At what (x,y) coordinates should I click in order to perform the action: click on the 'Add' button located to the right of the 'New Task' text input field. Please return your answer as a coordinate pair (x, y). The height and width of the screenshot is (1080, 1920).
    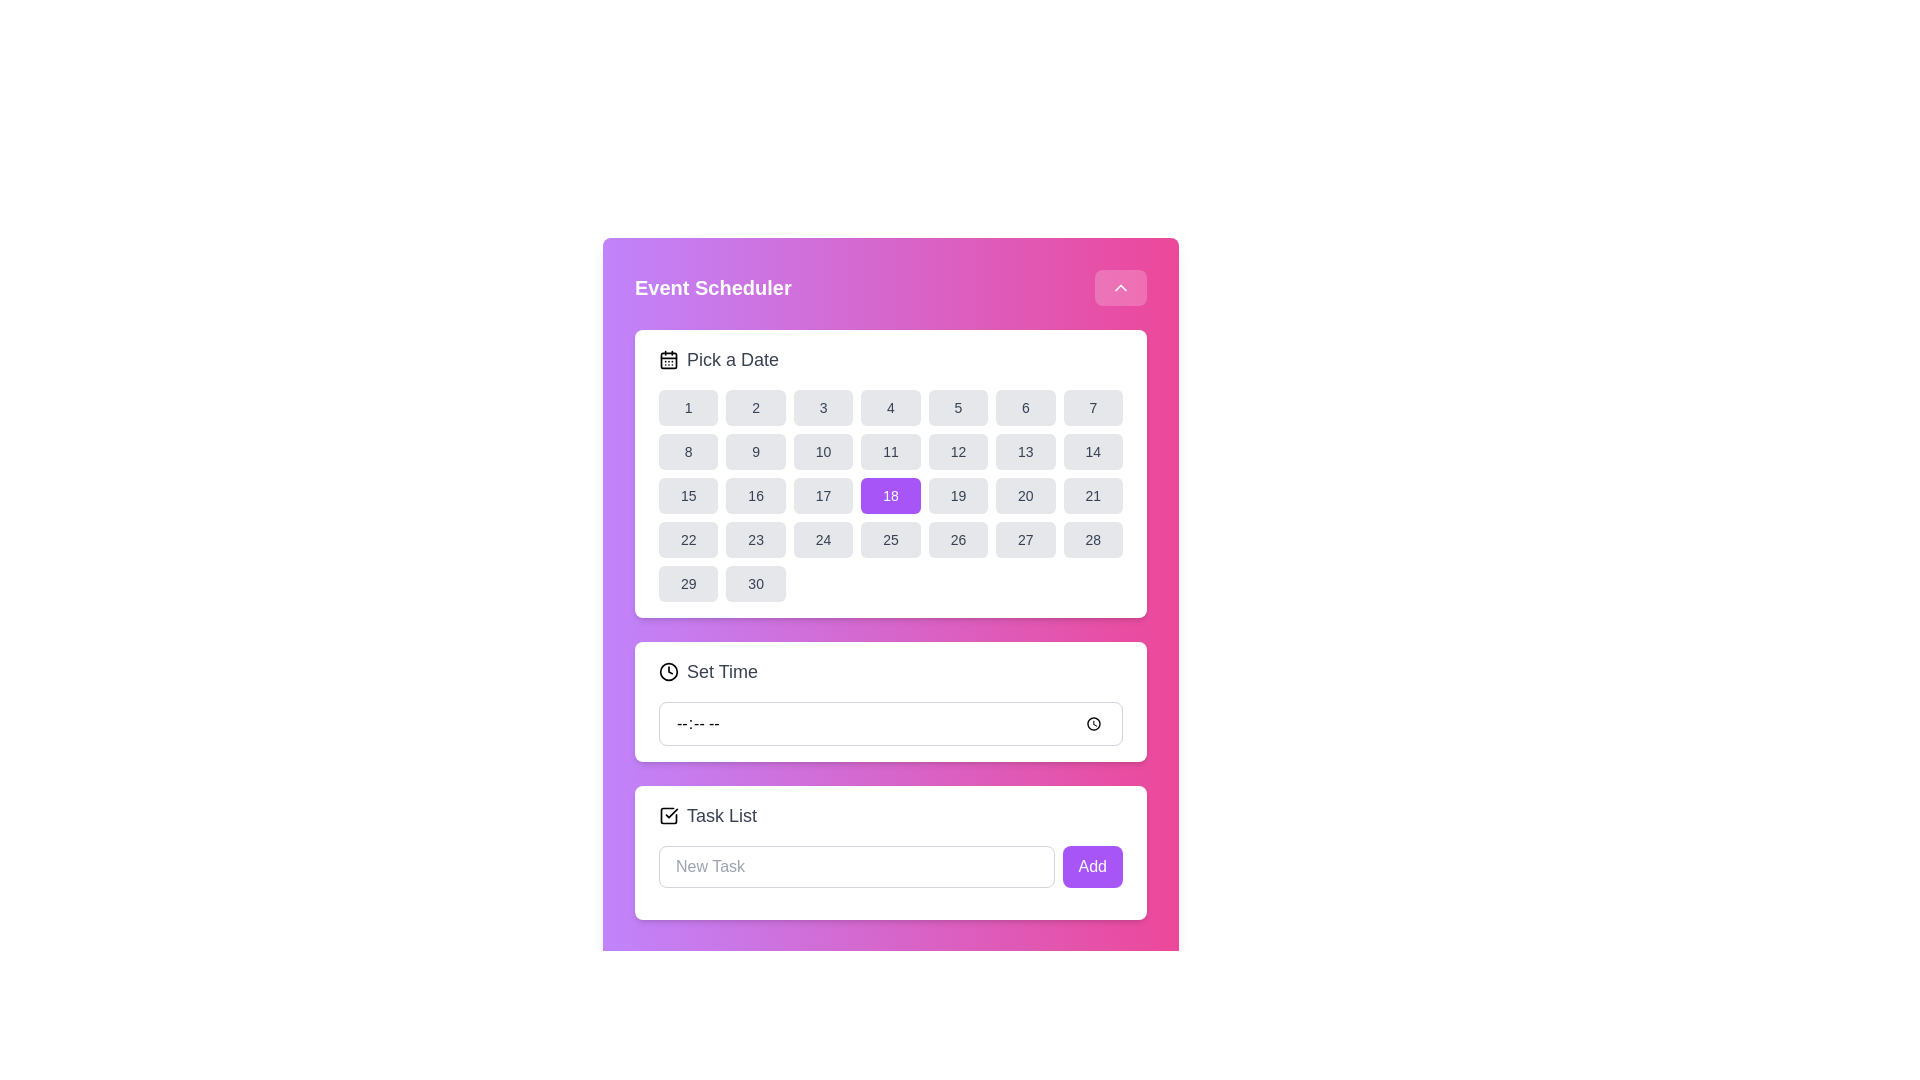
    Looking at the image, I should click on (1091, 866).